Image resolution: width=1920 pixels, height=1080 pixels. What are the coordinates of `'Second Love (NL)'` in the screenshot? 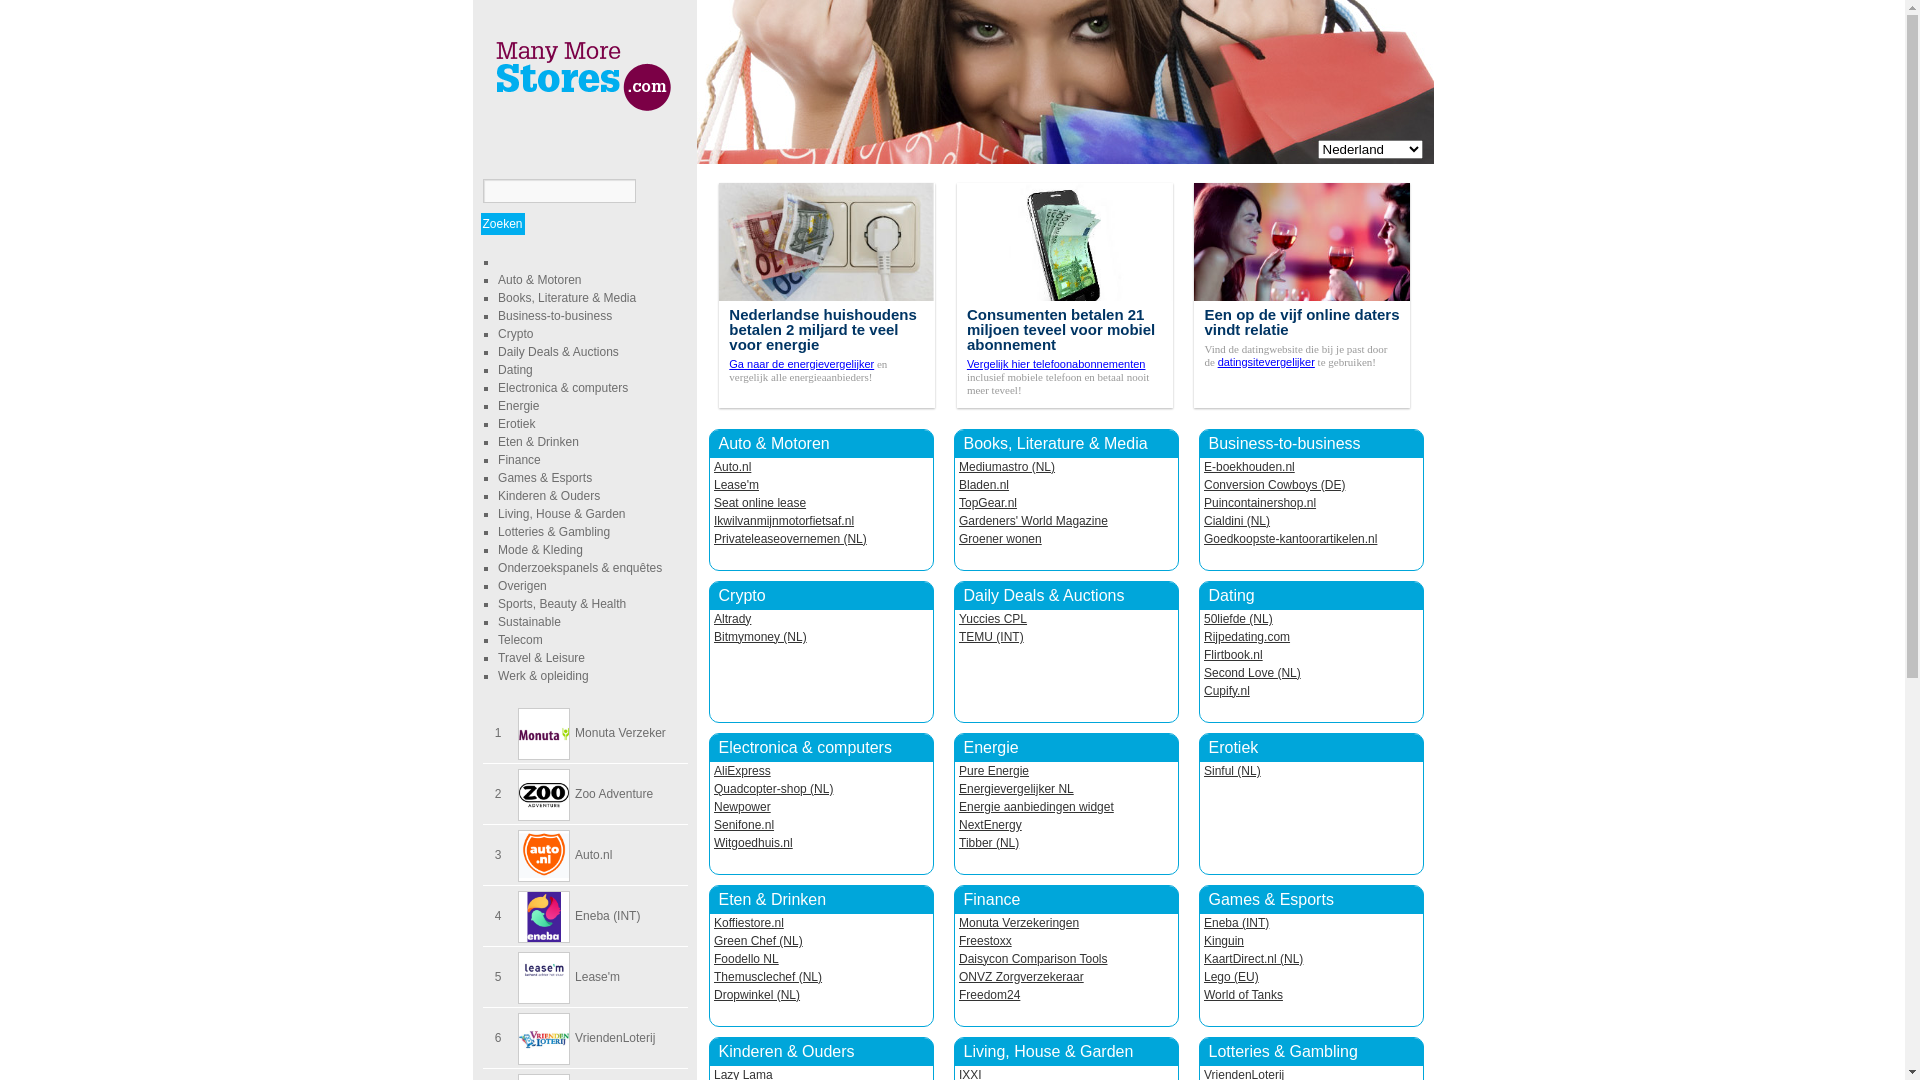 It's located at (1251, 672).